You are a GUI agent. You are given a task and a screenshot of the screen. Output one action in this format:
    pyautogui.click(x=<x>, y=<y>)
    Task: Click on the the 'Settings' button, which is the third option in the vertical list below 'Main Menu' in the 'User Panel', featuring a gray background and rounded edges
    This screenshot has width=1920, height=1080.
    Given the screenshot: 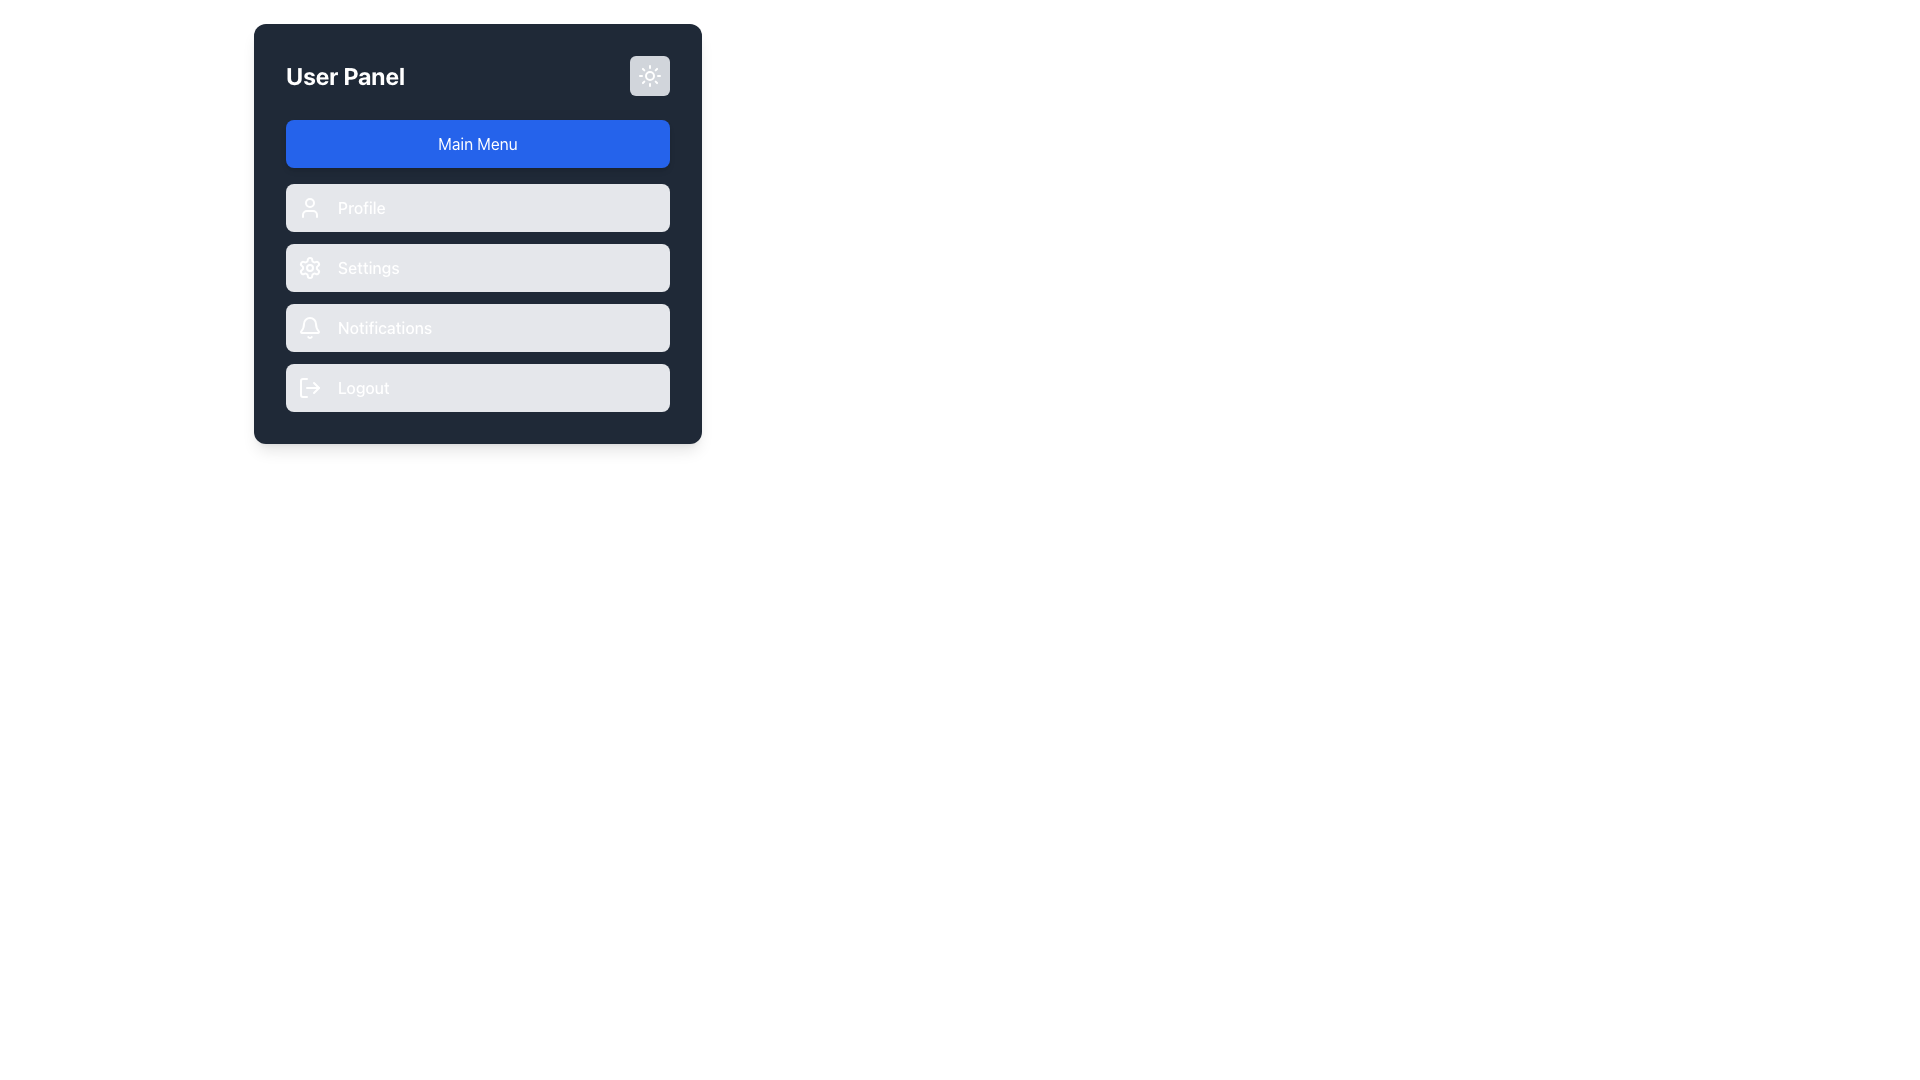 What is the action you would take?
    pyautogui.click(x=477, y=233)
    